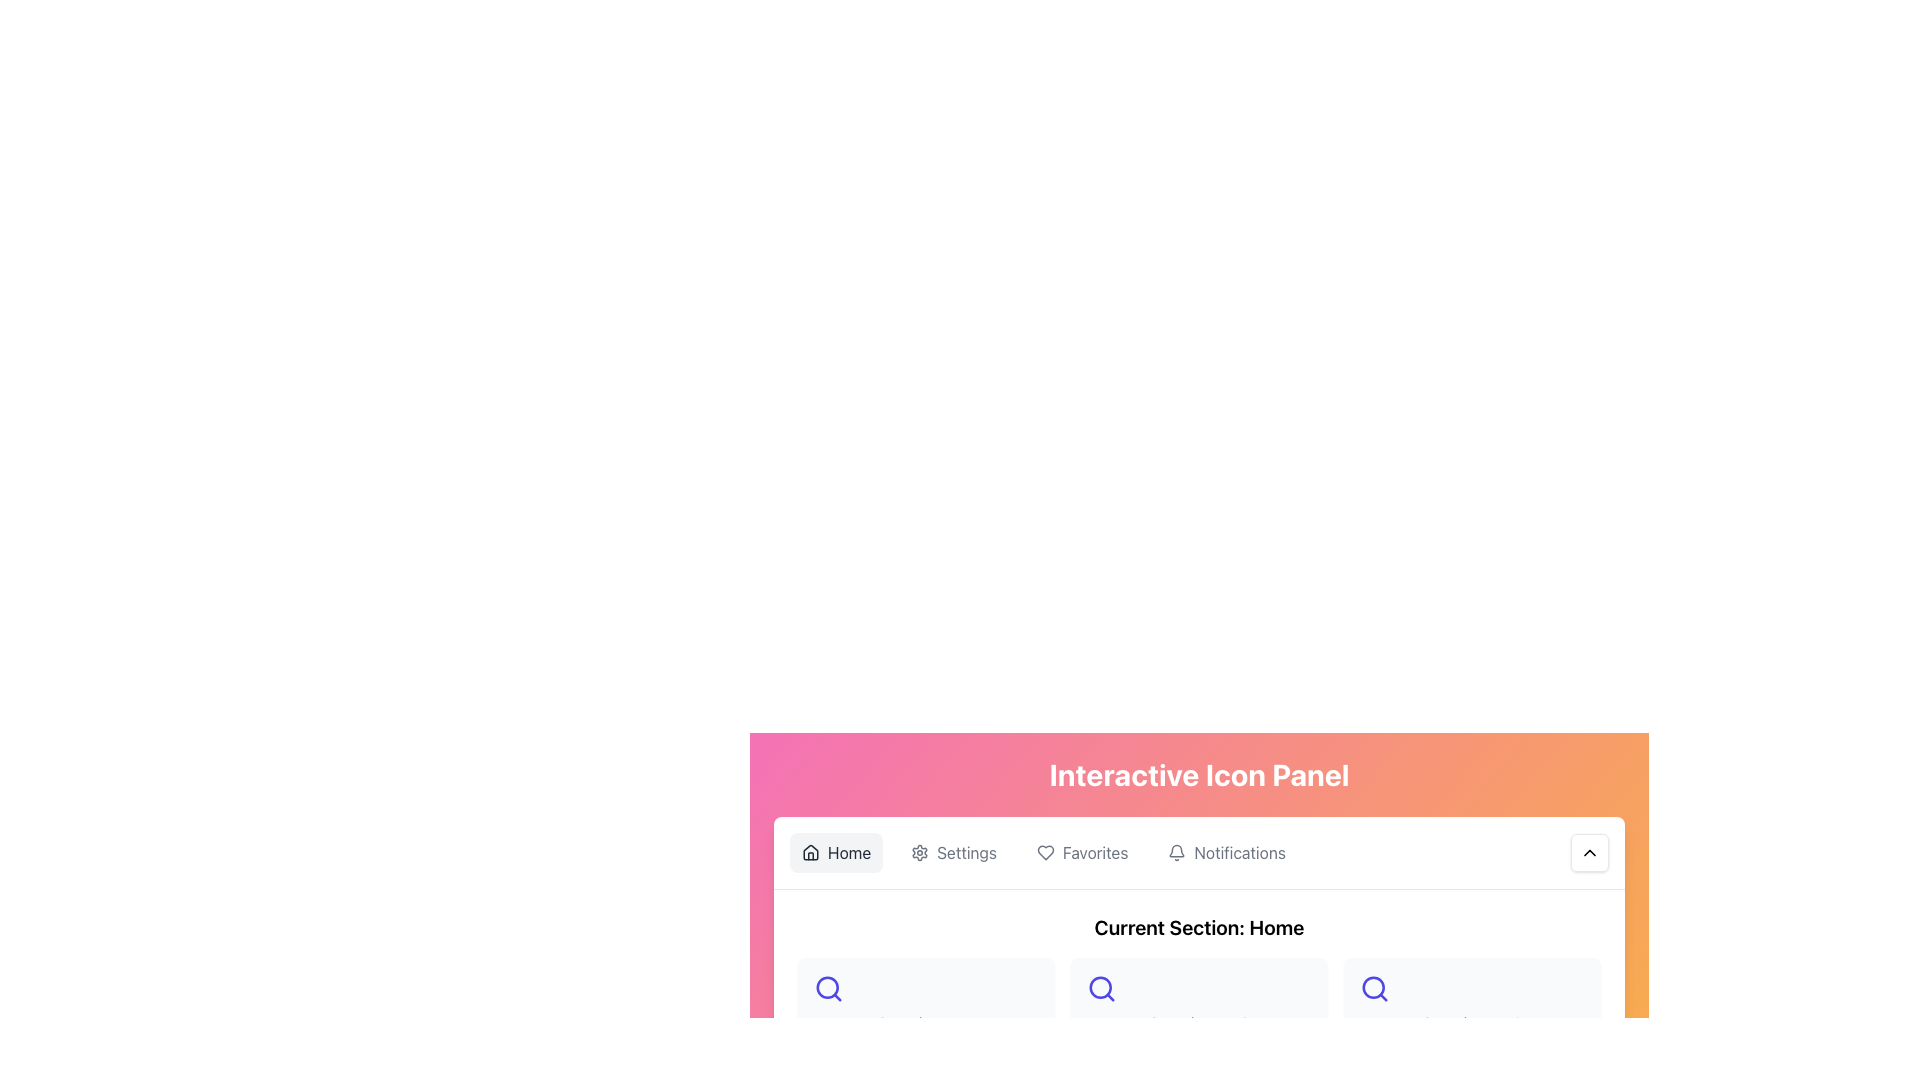 The image size is (1920, 1080). Describe the element at coordinates (1045, 852) in the screenshot. I see `the heart-shaped icon with a sharp gray outline, located to the left of the 'Favorites' text in the horizontal menu bar below the header 'Interactive Icon Panel'` at that location.